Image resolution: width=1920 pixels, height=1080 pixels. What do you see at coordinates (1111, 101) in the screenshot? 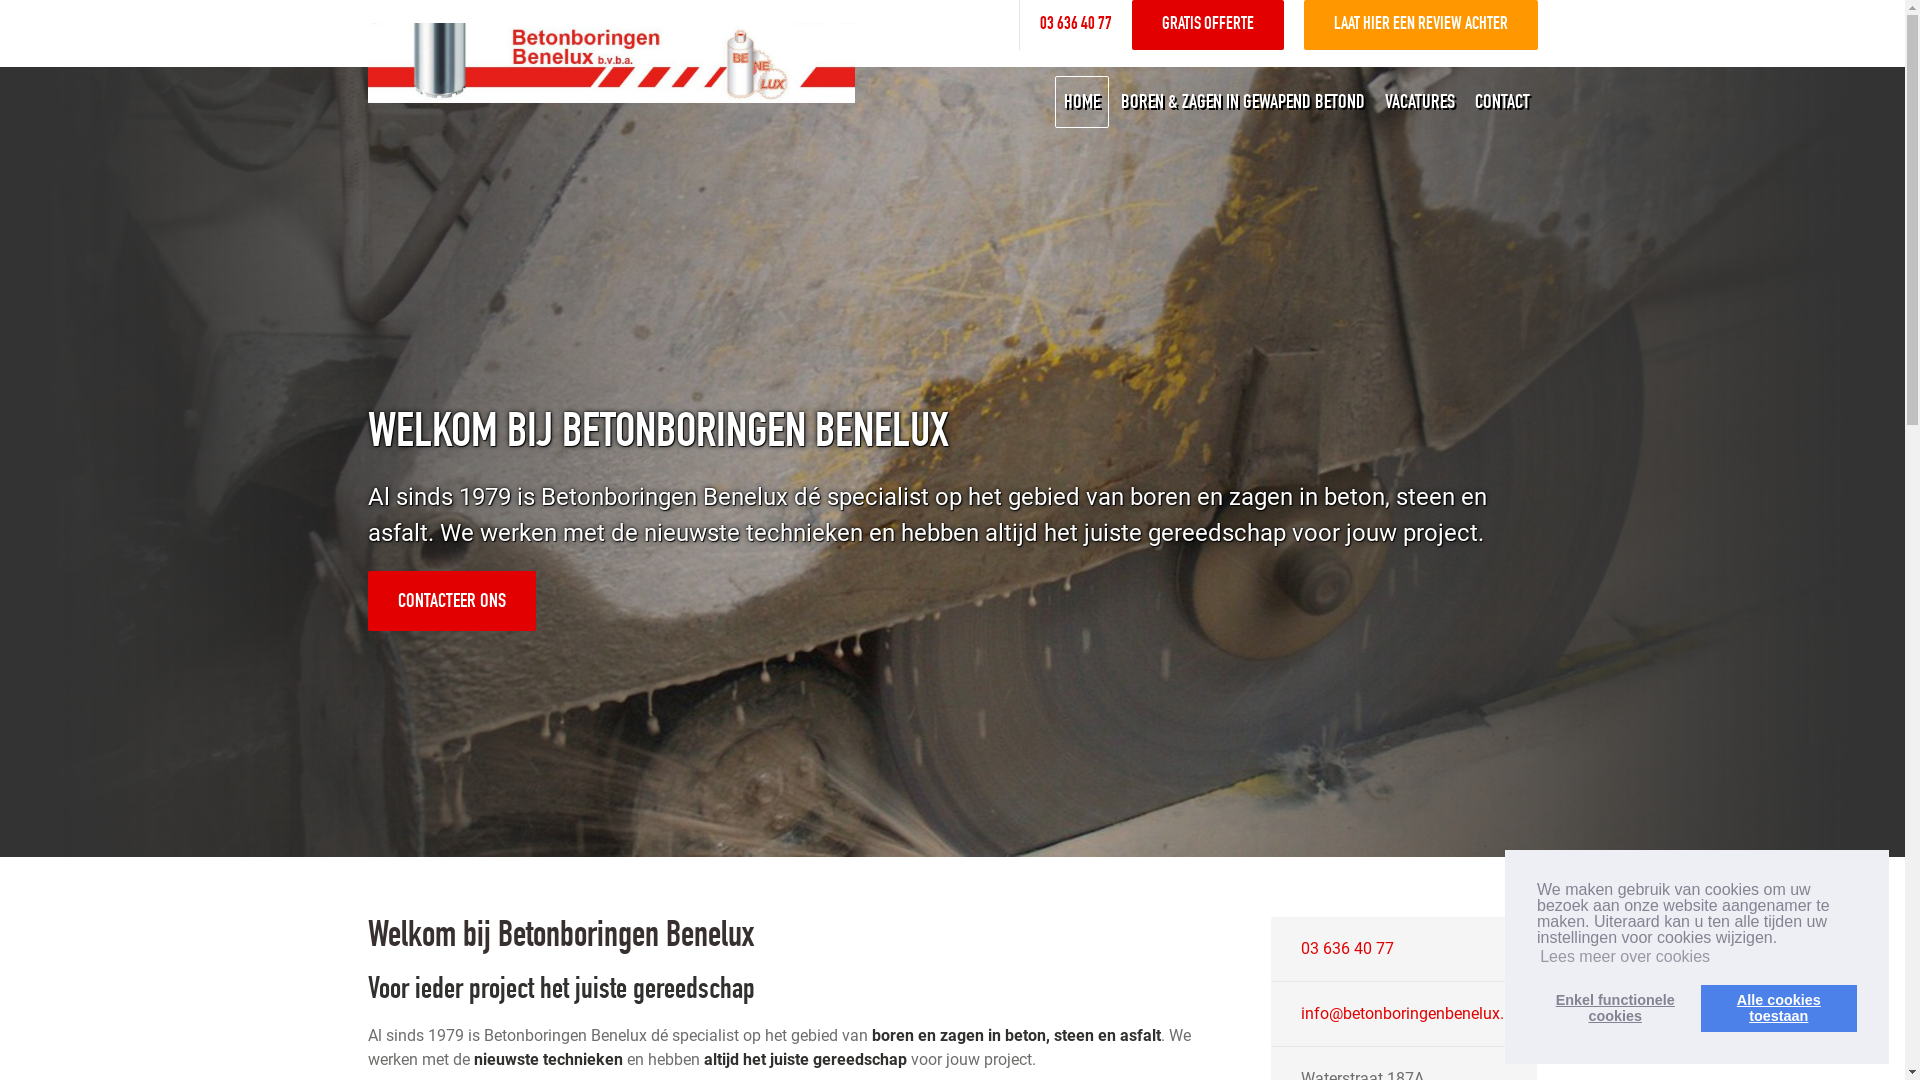
I see `'BOREN & ZAGEN IN GEWAPEND BETOND'` at bounding box center [1111, 101].